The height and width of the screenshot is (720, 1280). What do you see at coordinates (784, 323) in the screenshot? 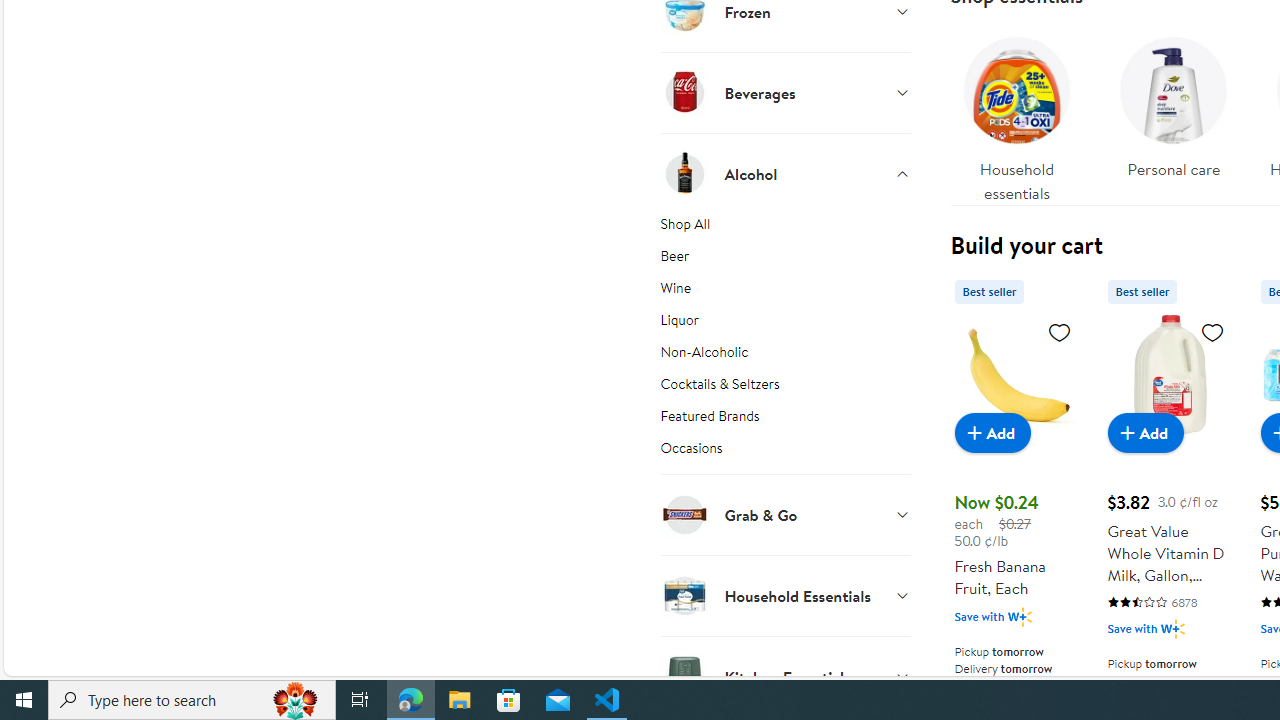
I see `'Liquor'` at bounding box center [784, 323].